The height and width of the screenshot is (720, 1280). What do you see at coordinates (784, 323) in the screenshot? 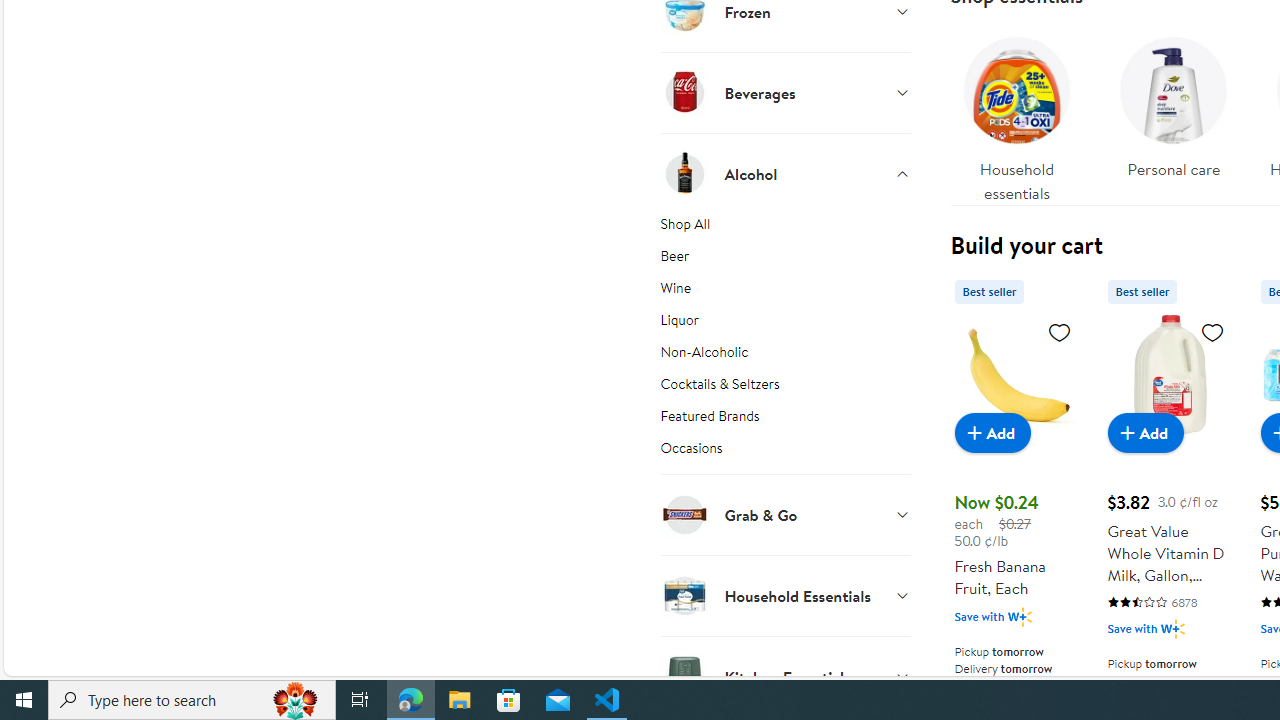
I see `'Liquor'` at bounding box center [784, 323].